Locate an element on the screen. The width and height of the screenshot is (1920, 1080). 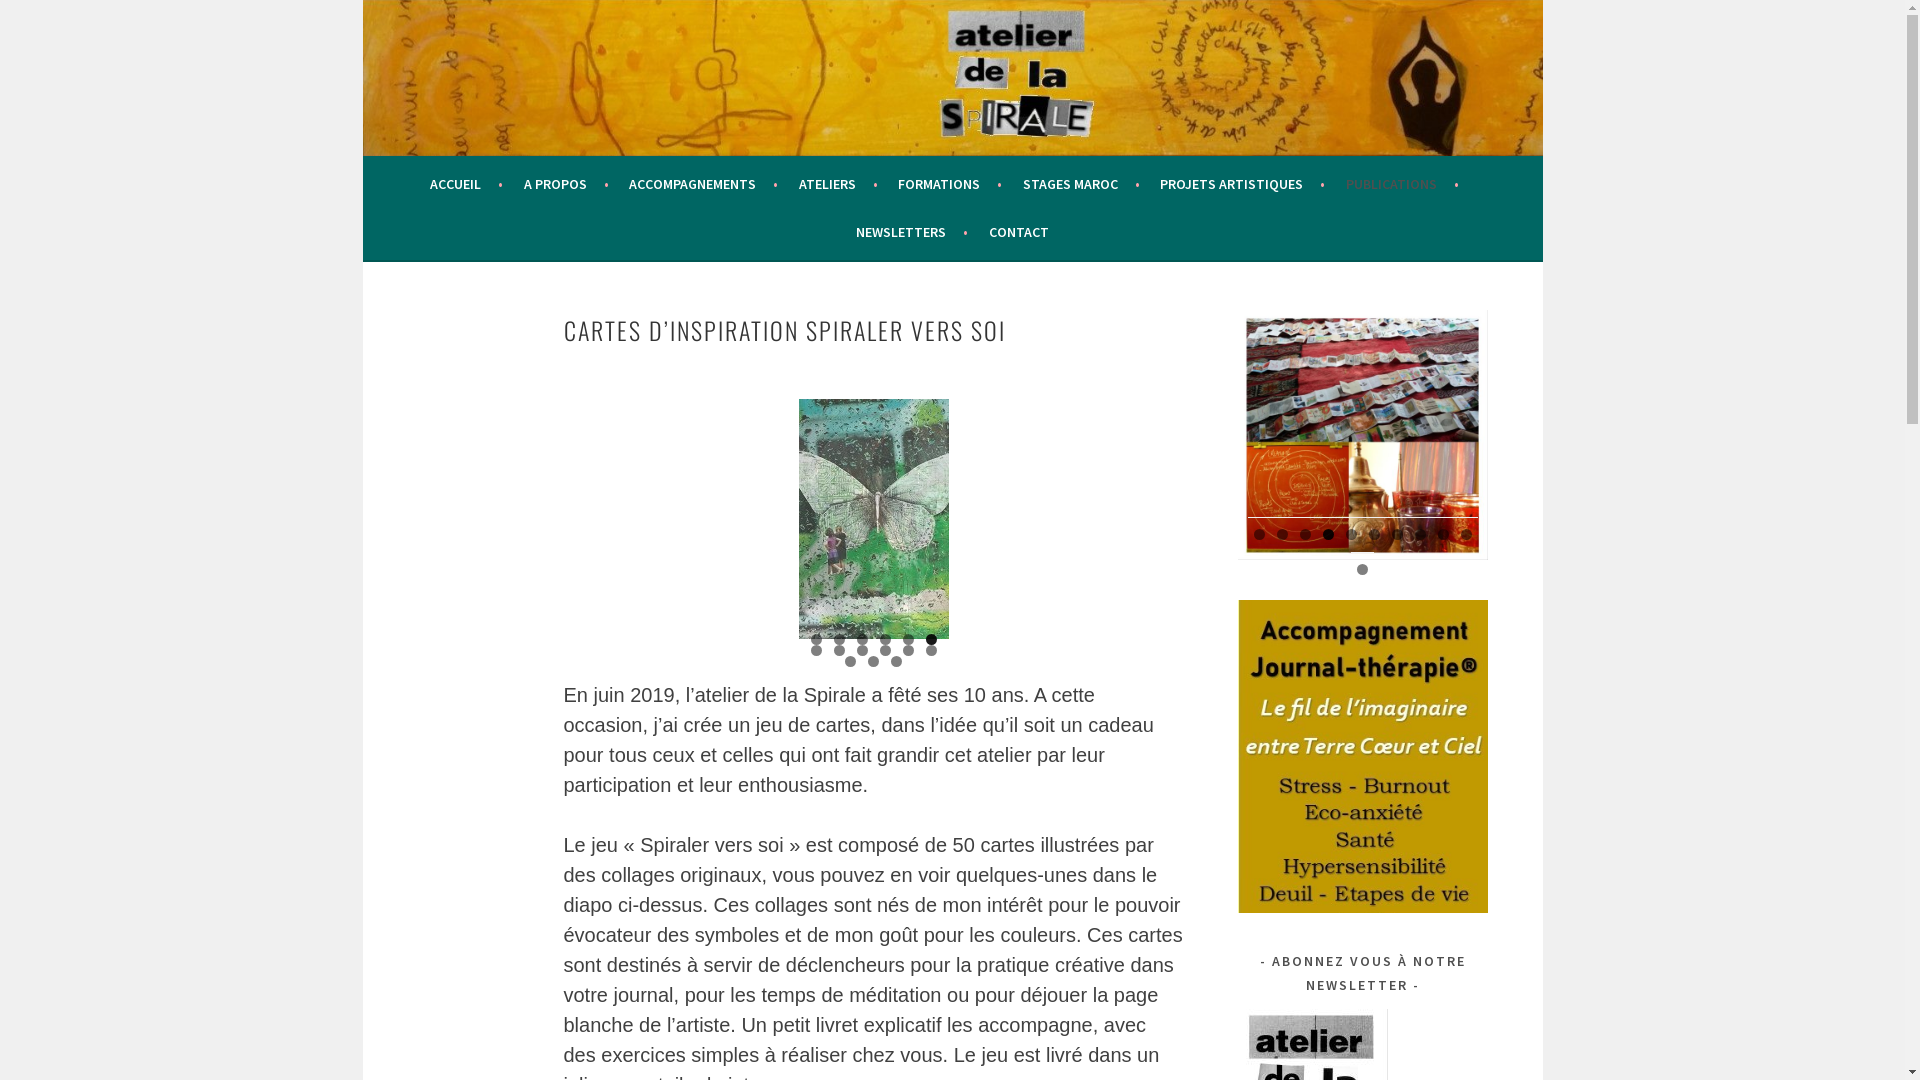
'2' is located at coordinates (839, 639).